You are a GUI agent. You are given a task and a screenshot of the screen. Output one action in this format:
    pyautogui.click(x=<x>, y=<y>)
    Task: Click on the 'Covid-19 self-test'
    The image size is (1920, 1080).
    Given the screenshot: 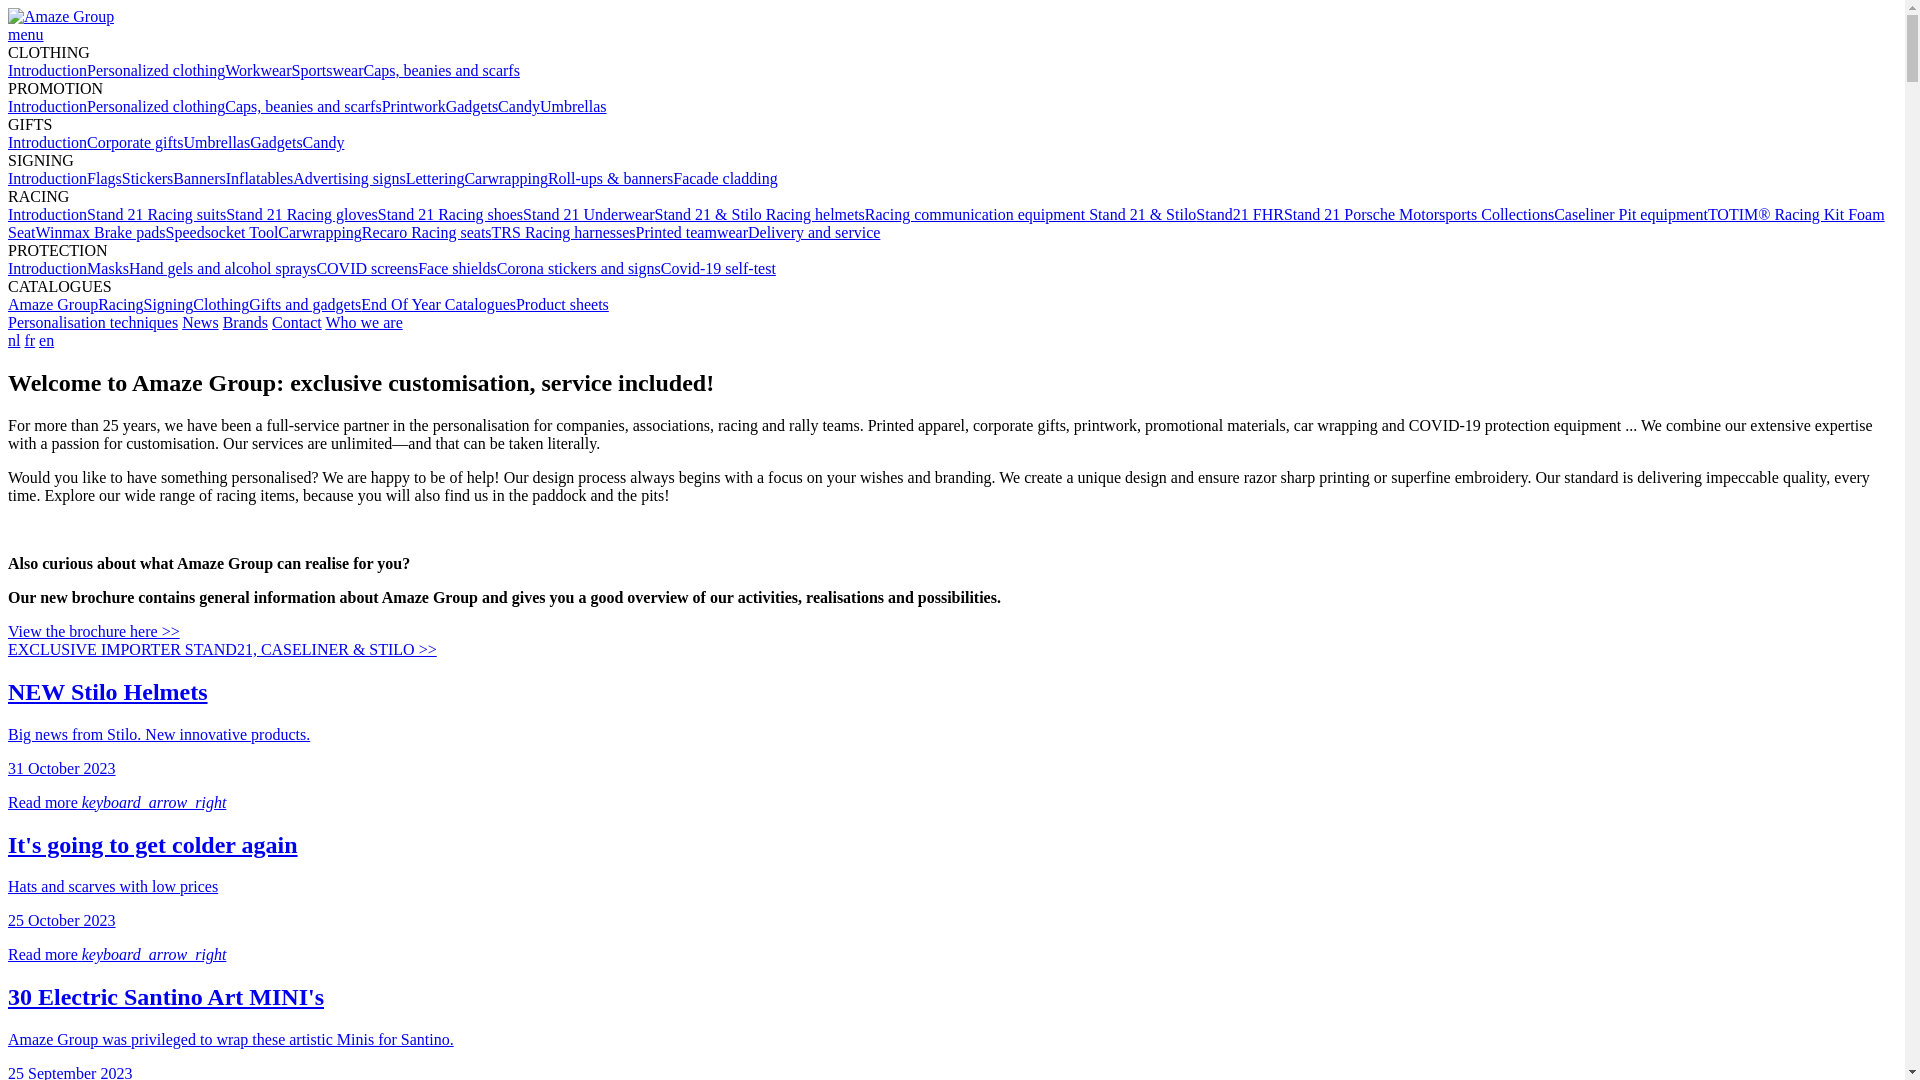 What is the action you would take?
    pyautogui.click(x=718, y=267)
    